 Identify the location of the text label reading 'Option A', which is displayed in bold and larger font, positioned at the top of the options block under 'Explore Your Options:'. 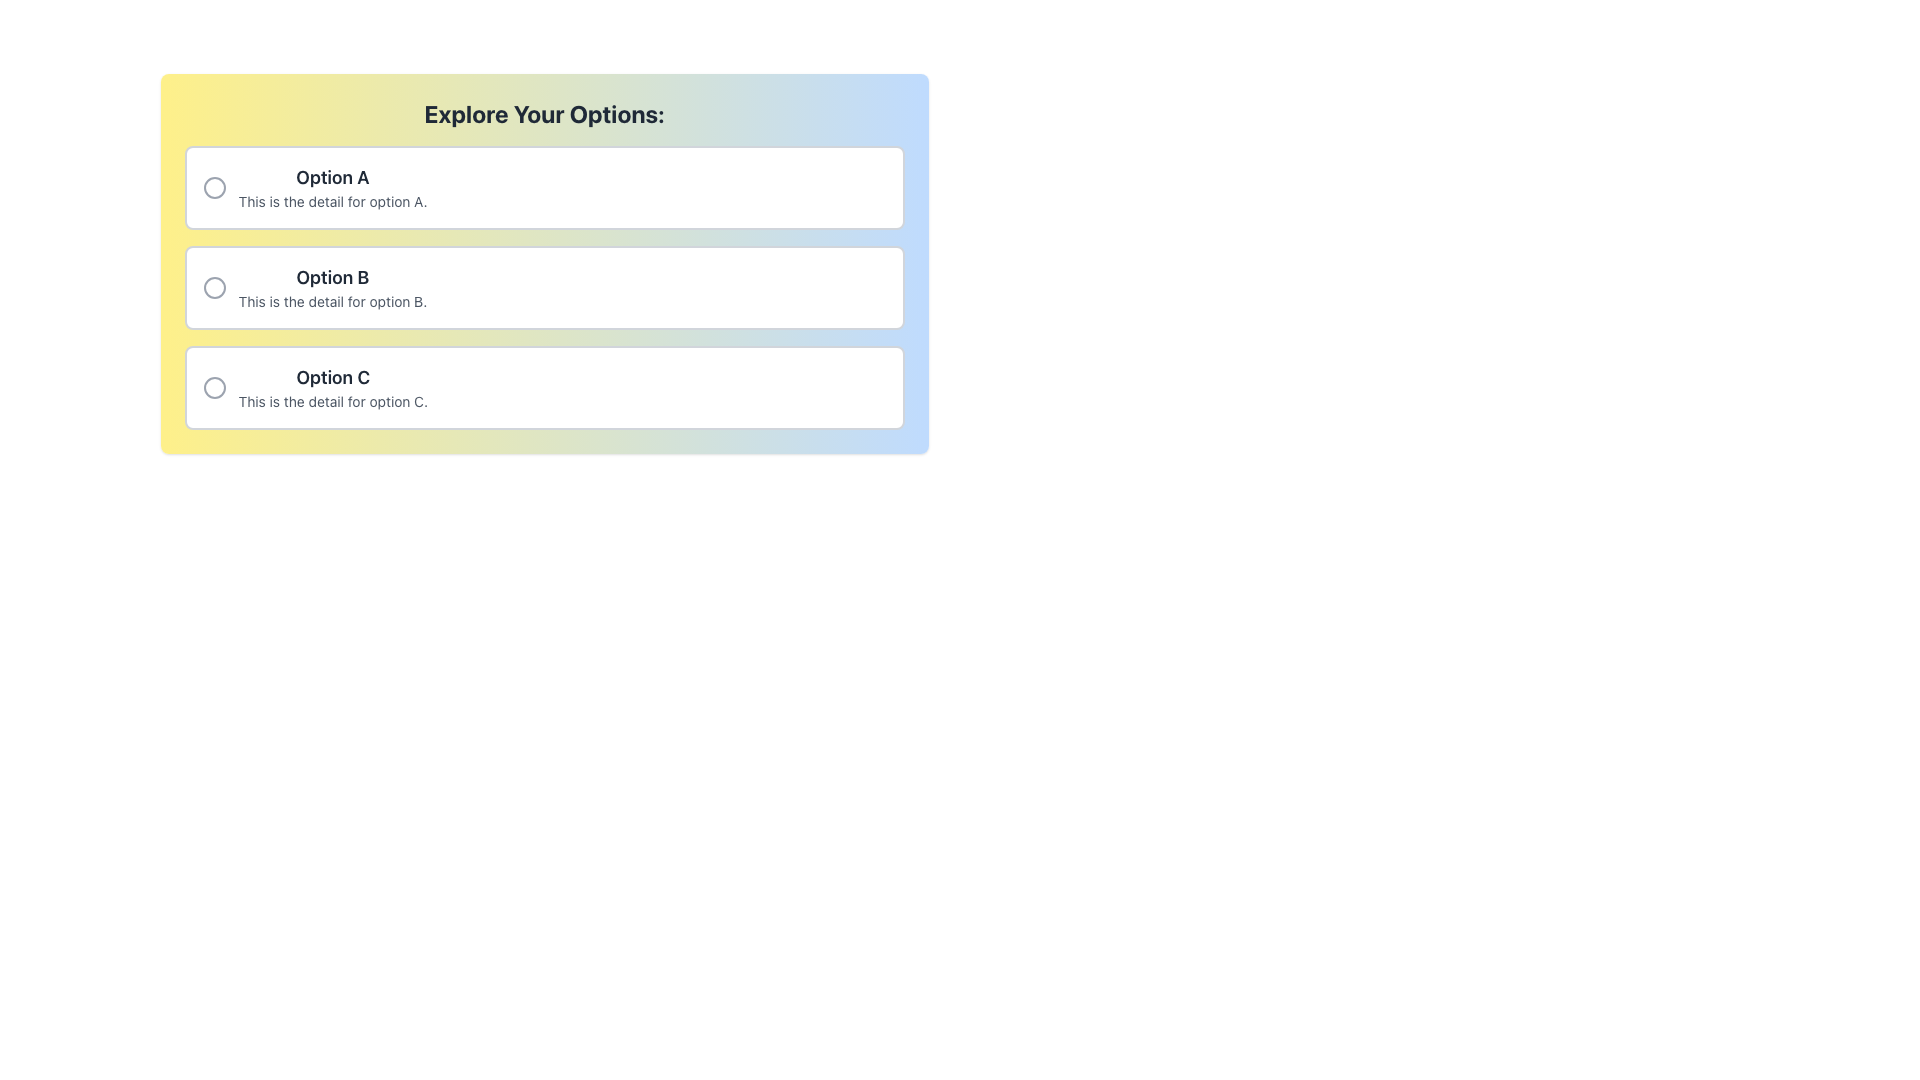
(332, 176).